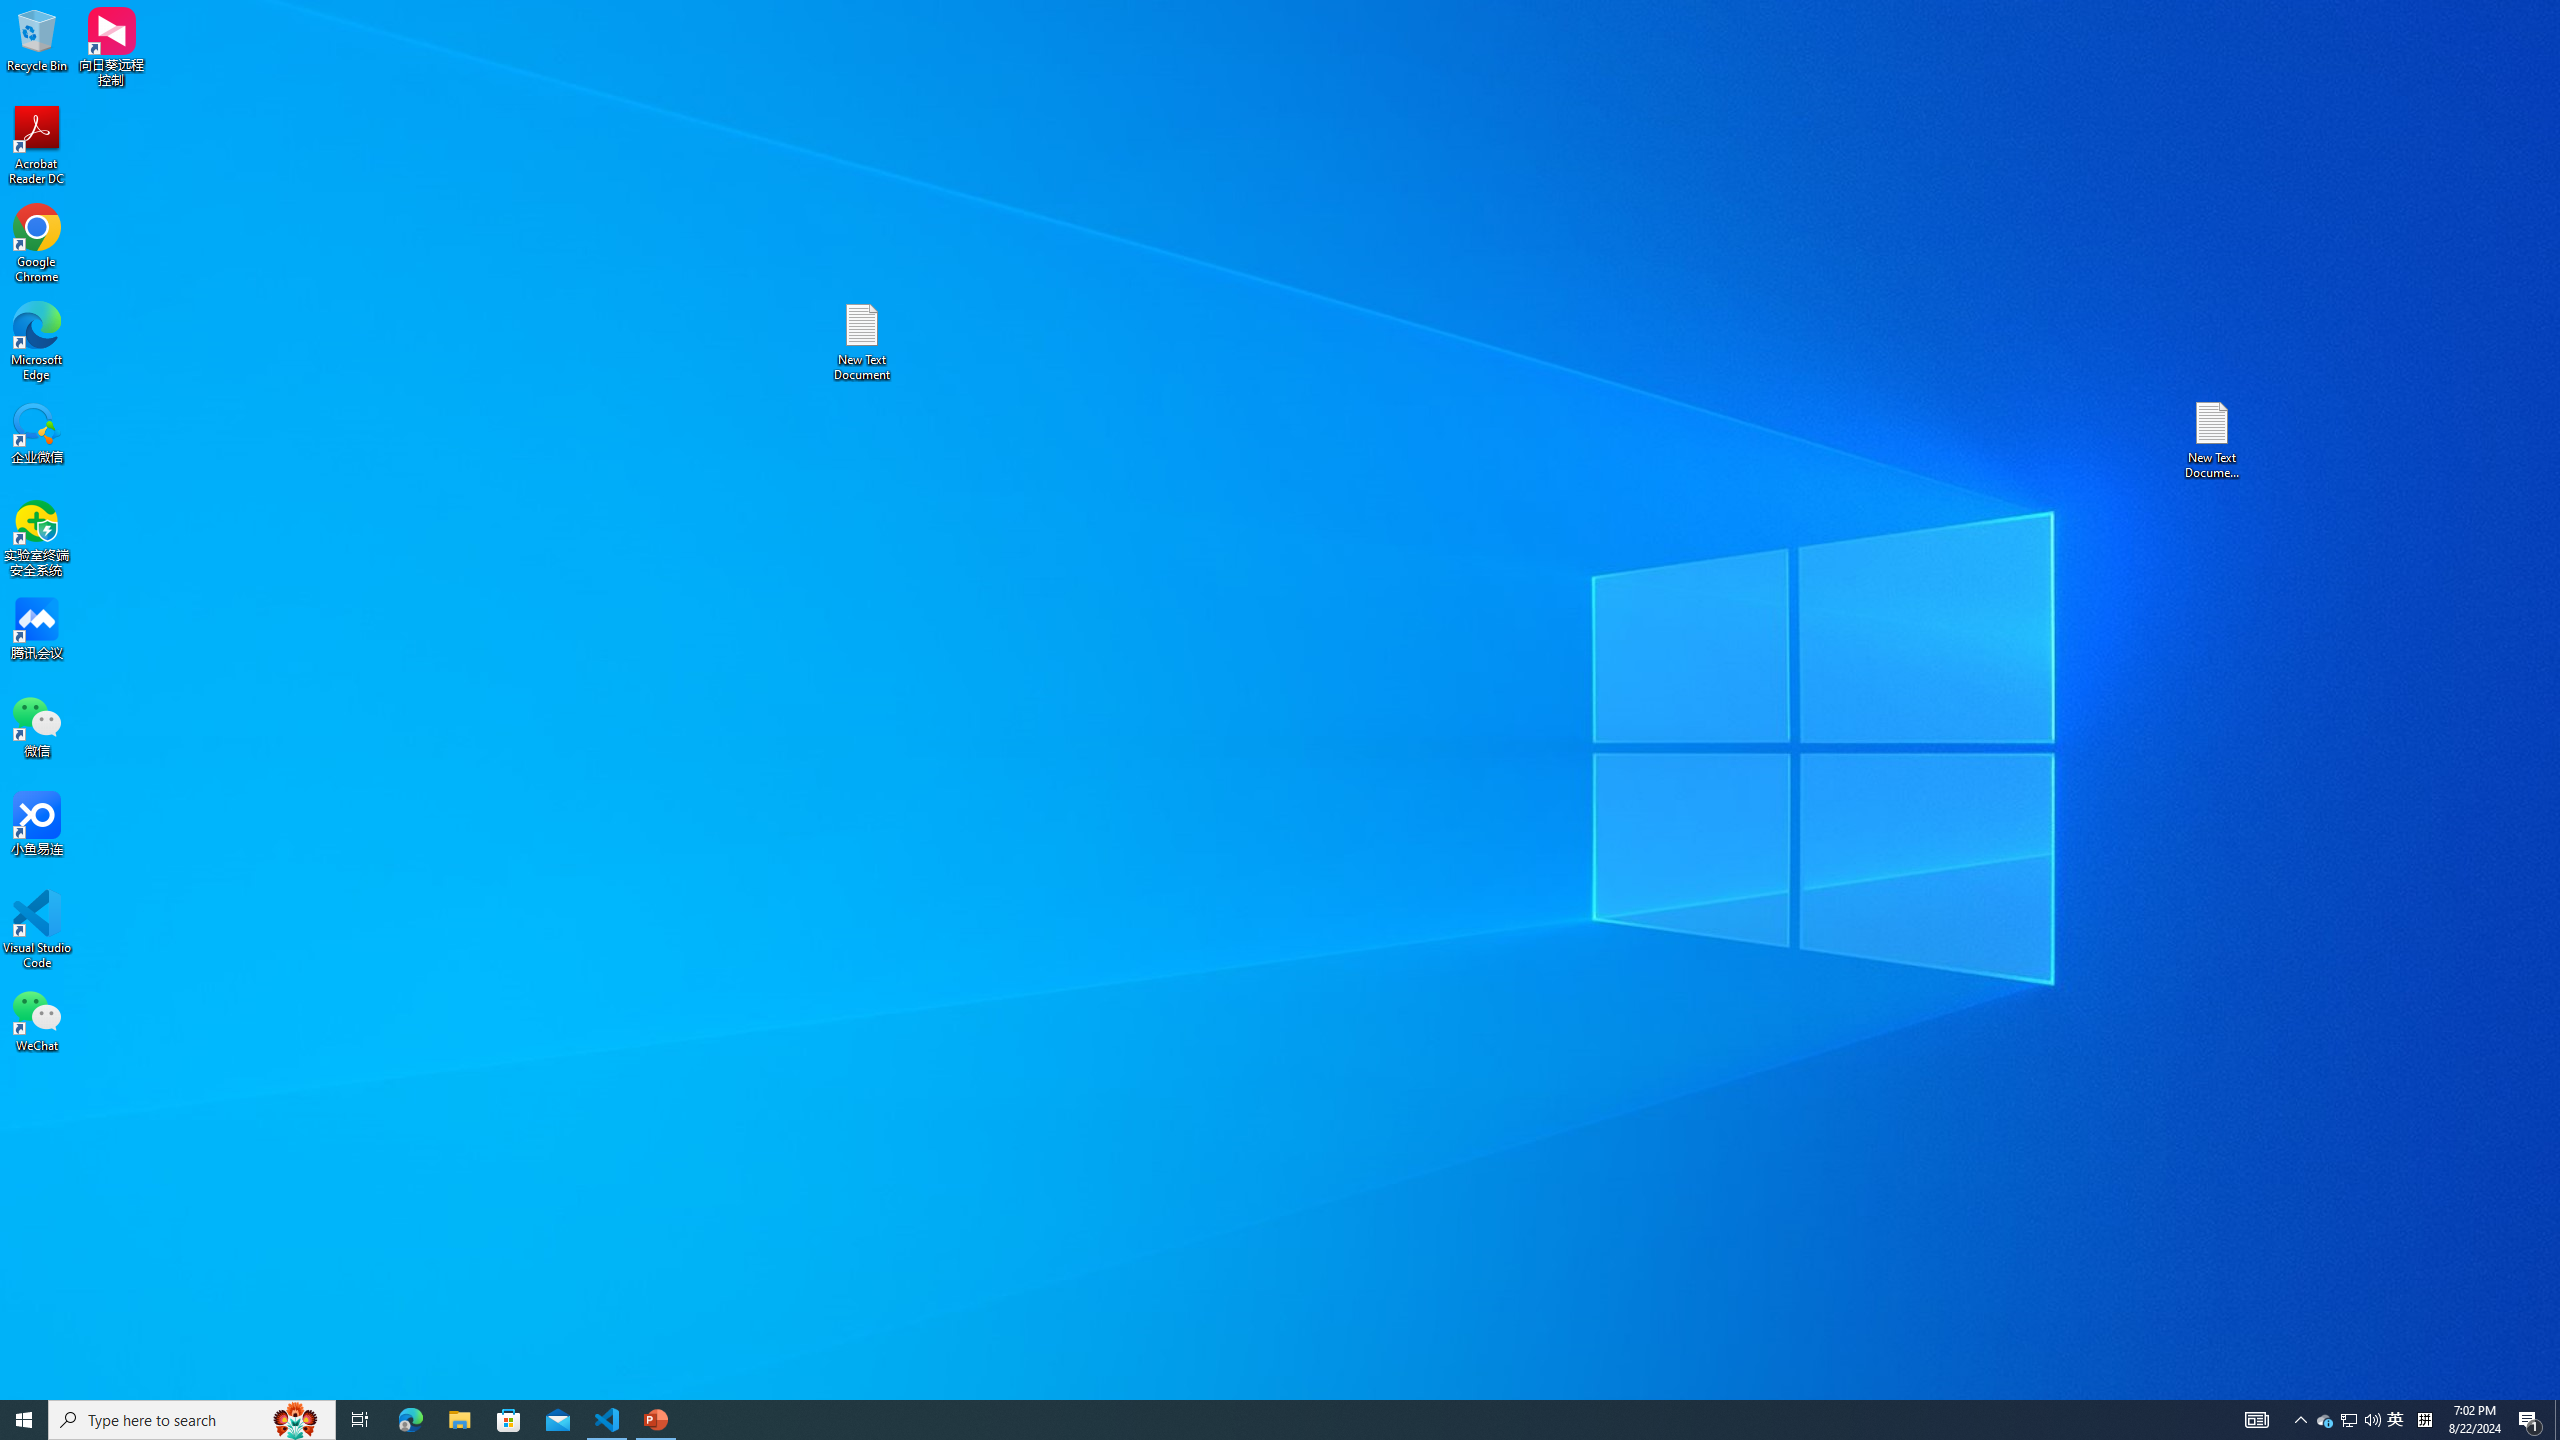 Image resolution: width=2560 pixels, height=1440 pixels. Describe the element at coordinates (36, 38) in the screenshot. I see `'Recycle Bin'` at that location.